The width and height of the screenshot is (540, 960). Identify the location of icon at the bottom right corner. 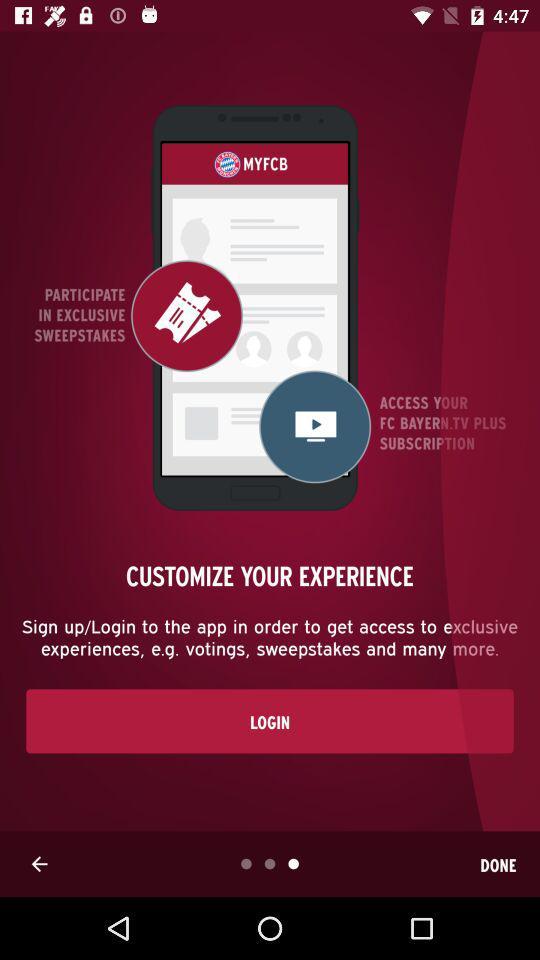
(497, 863).